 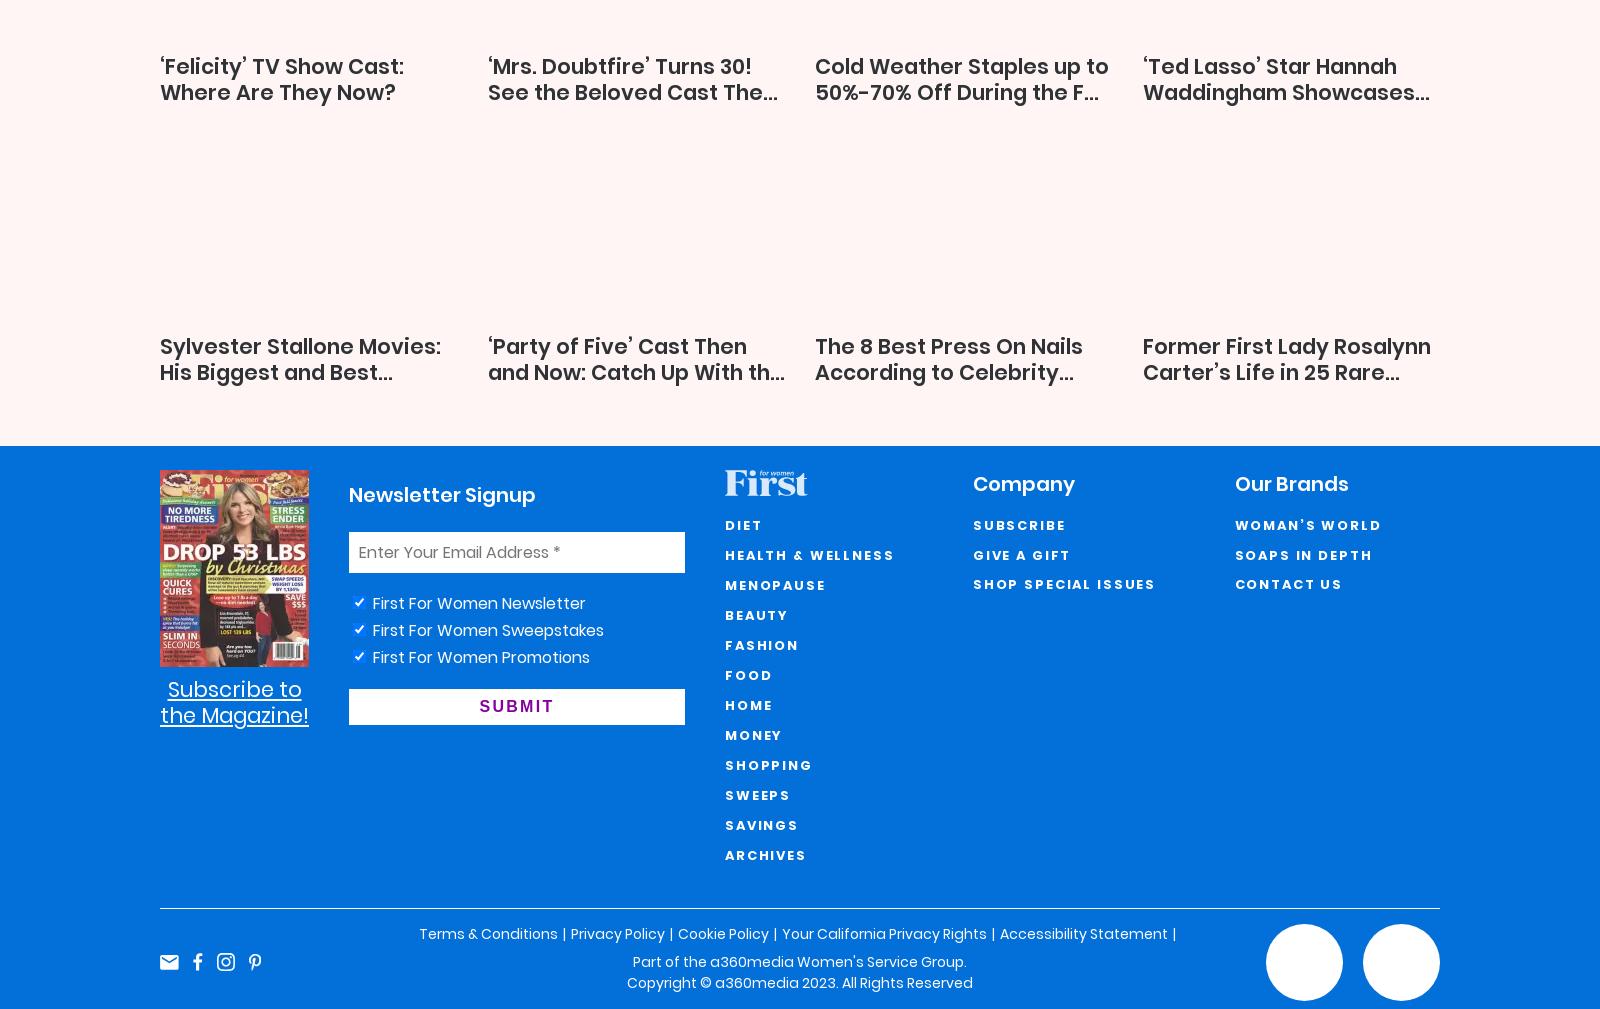 What do you see at coordinates (754, 735) in the screenshot?
I see `'Money'` at bounding box center [754, 735].